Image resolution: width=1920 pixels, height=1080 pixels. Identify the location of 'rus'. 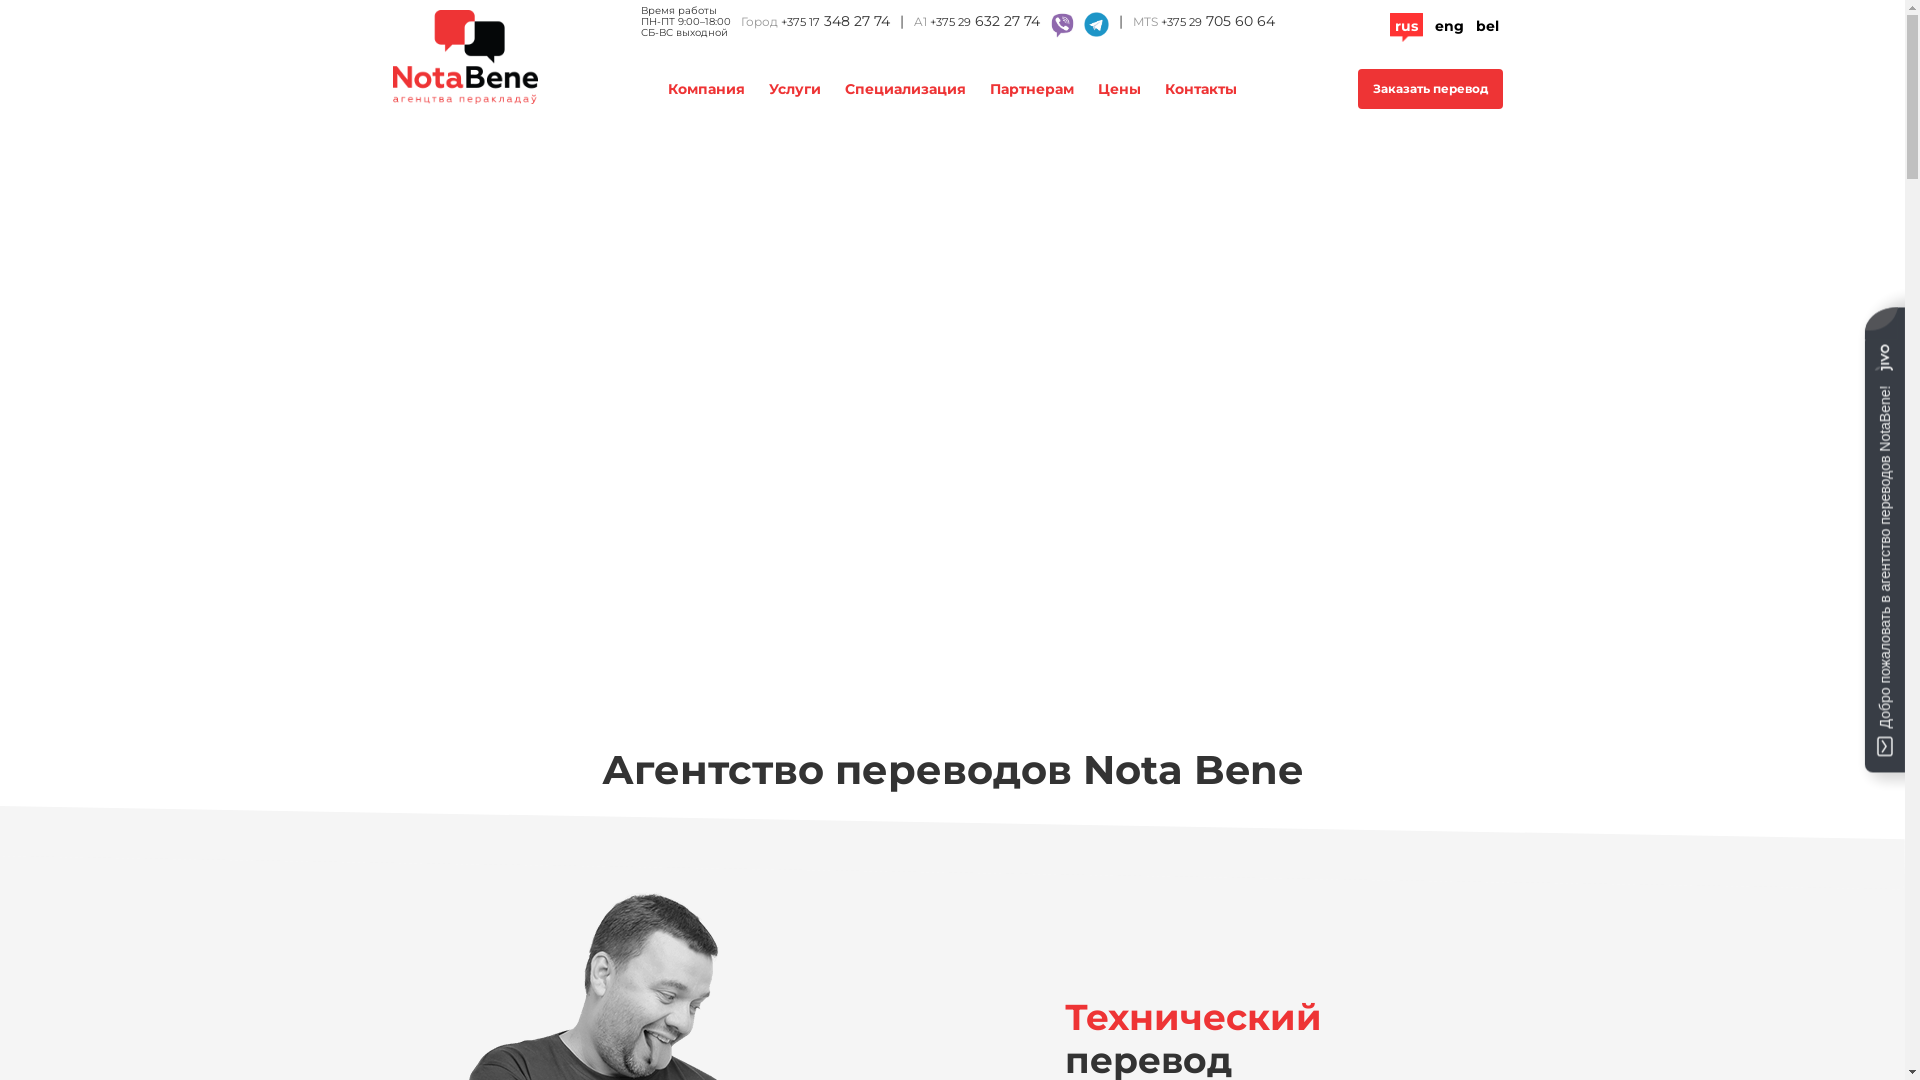
(1404, 26).